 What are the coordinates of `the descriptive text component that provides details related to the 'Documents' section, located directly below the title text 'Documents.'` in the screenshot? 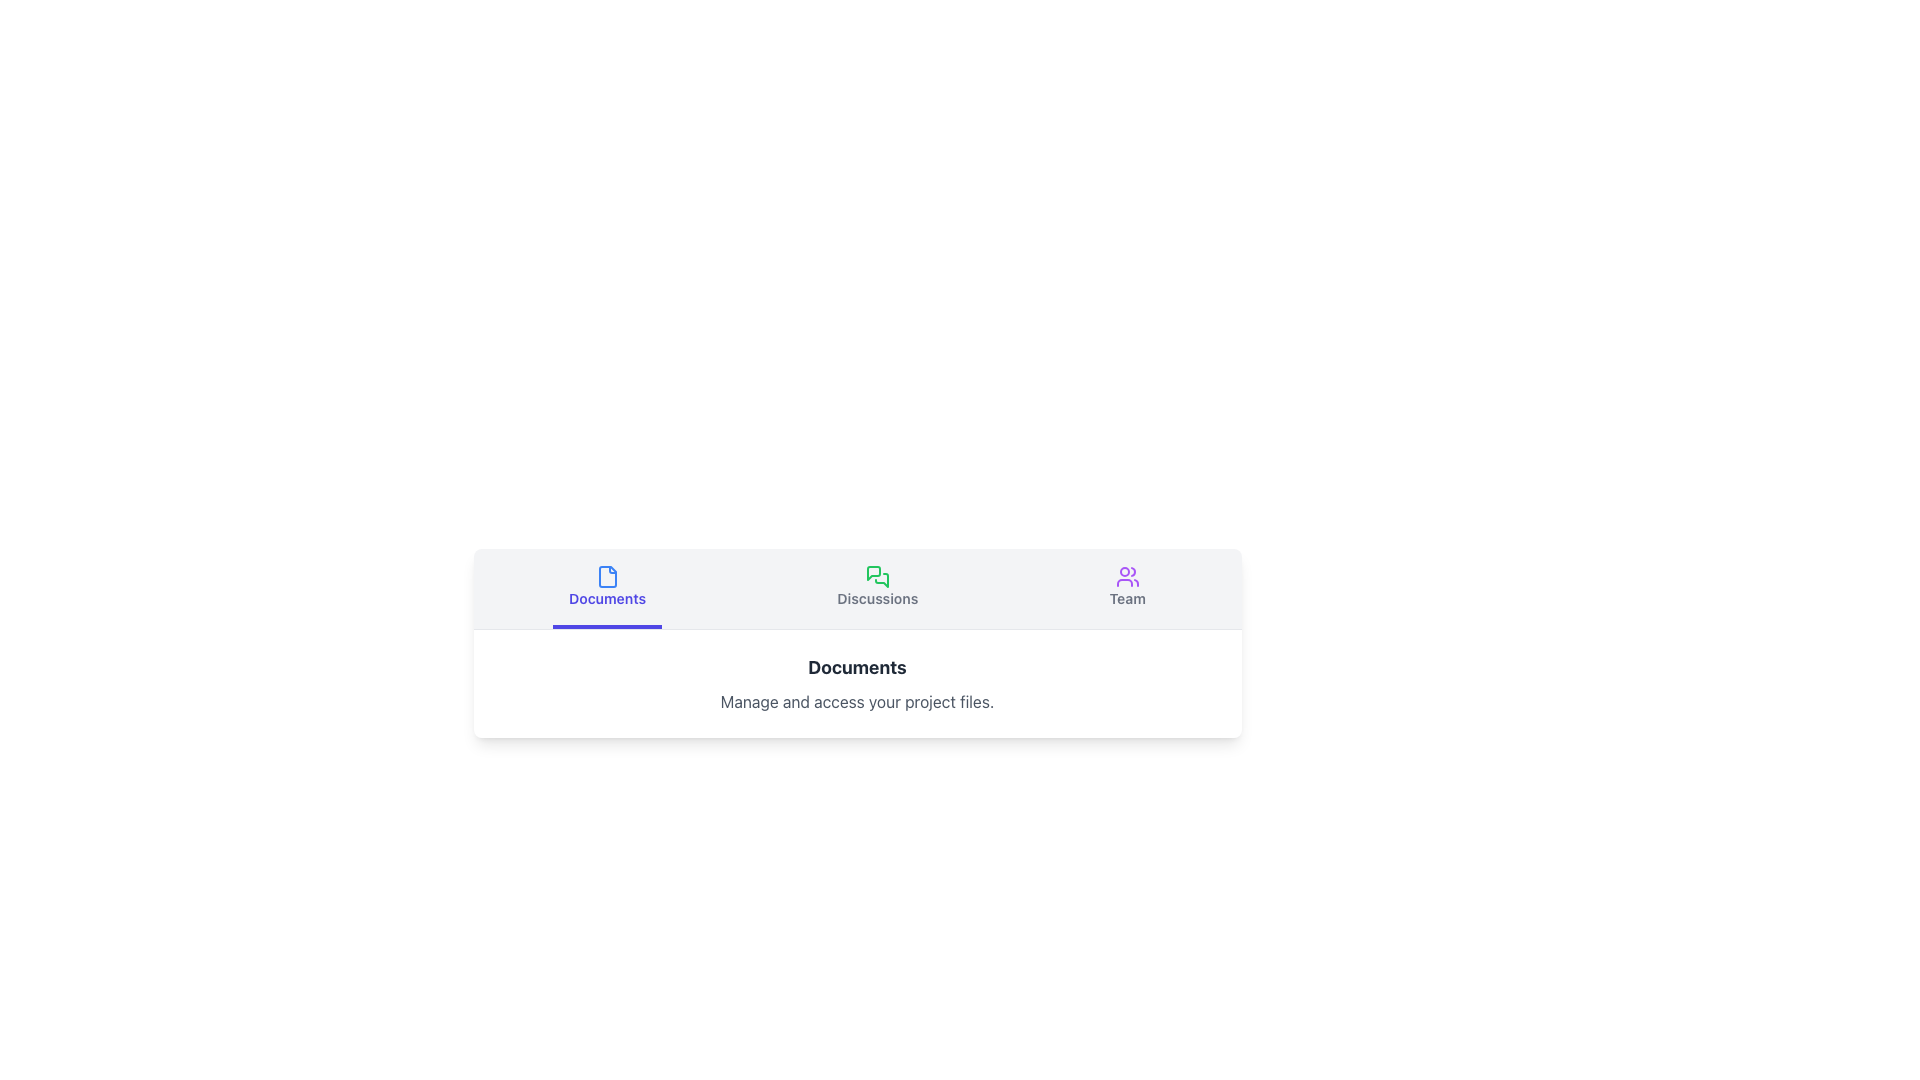 It's located at (857, 700).